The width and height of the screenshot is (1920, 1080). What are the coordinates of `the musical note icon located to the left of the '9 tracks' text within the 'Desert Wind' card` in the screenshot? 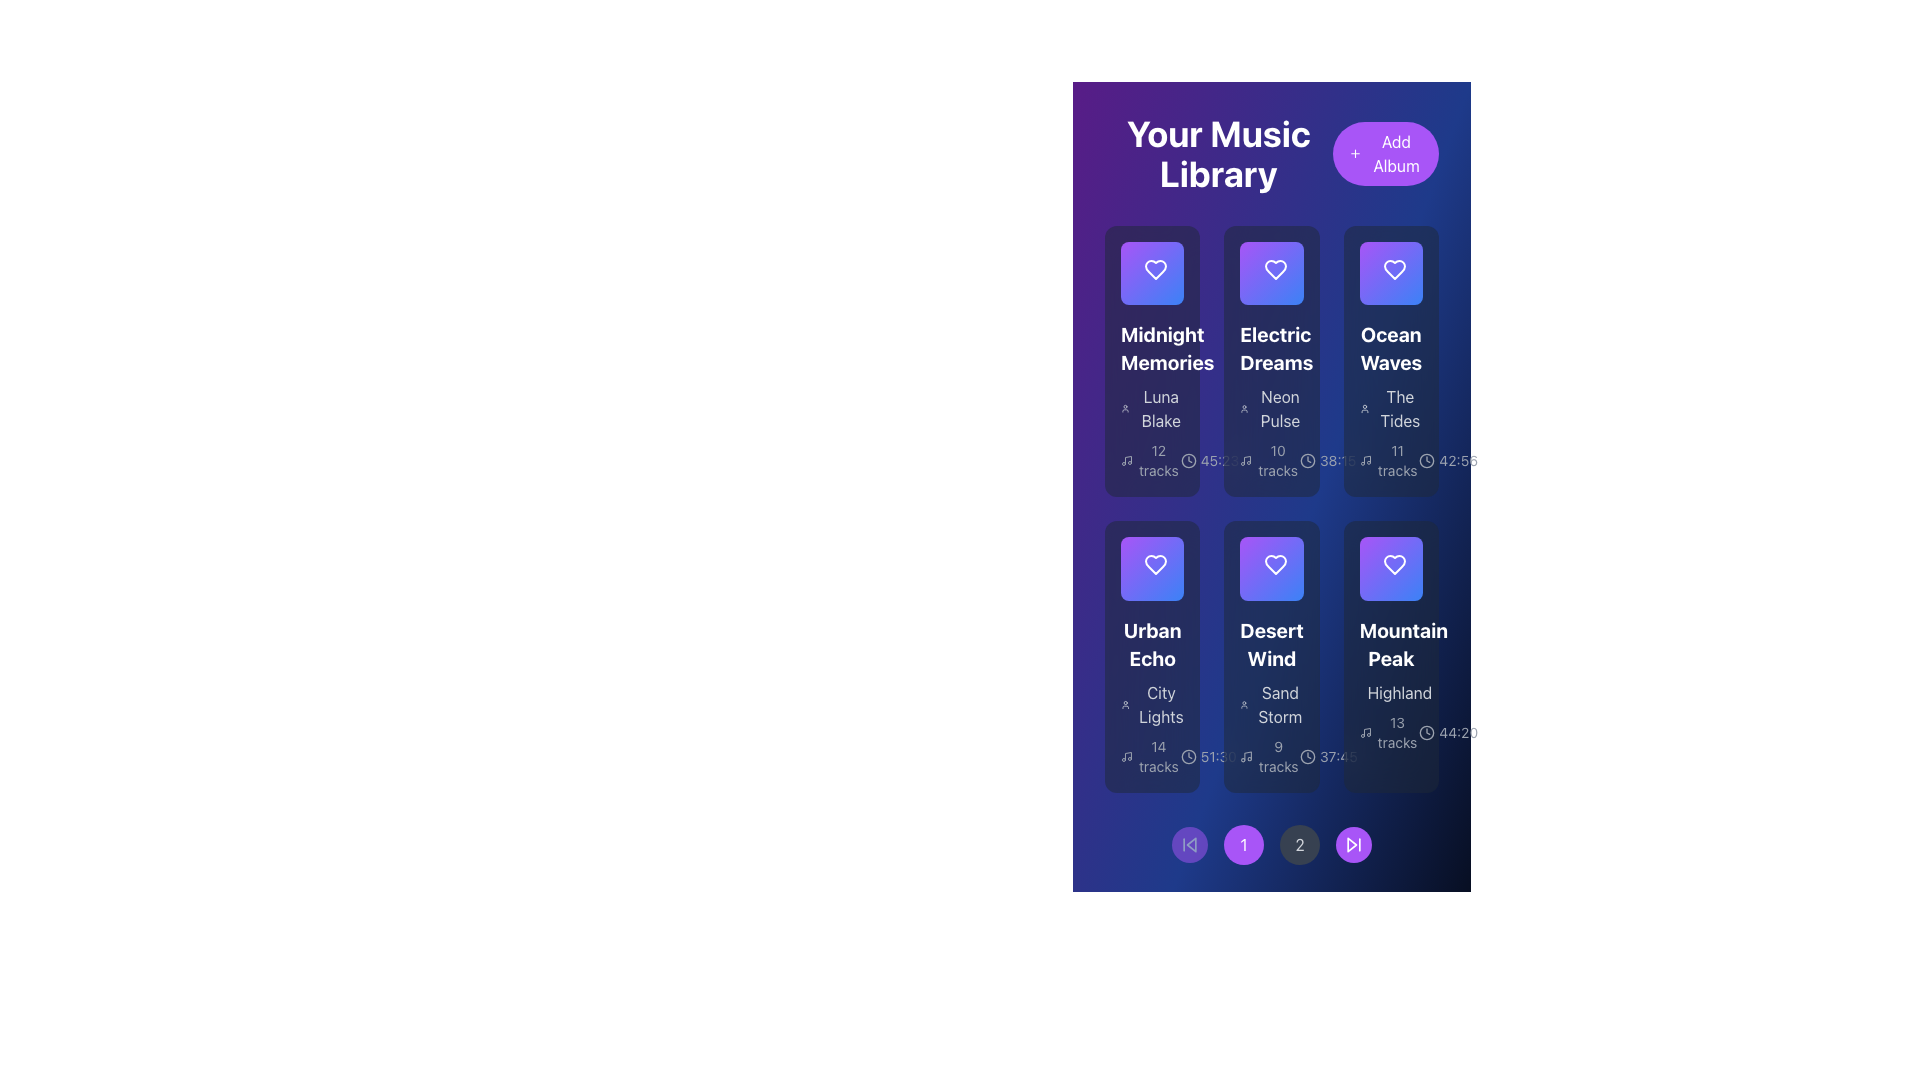 It's located at (1245, 756).